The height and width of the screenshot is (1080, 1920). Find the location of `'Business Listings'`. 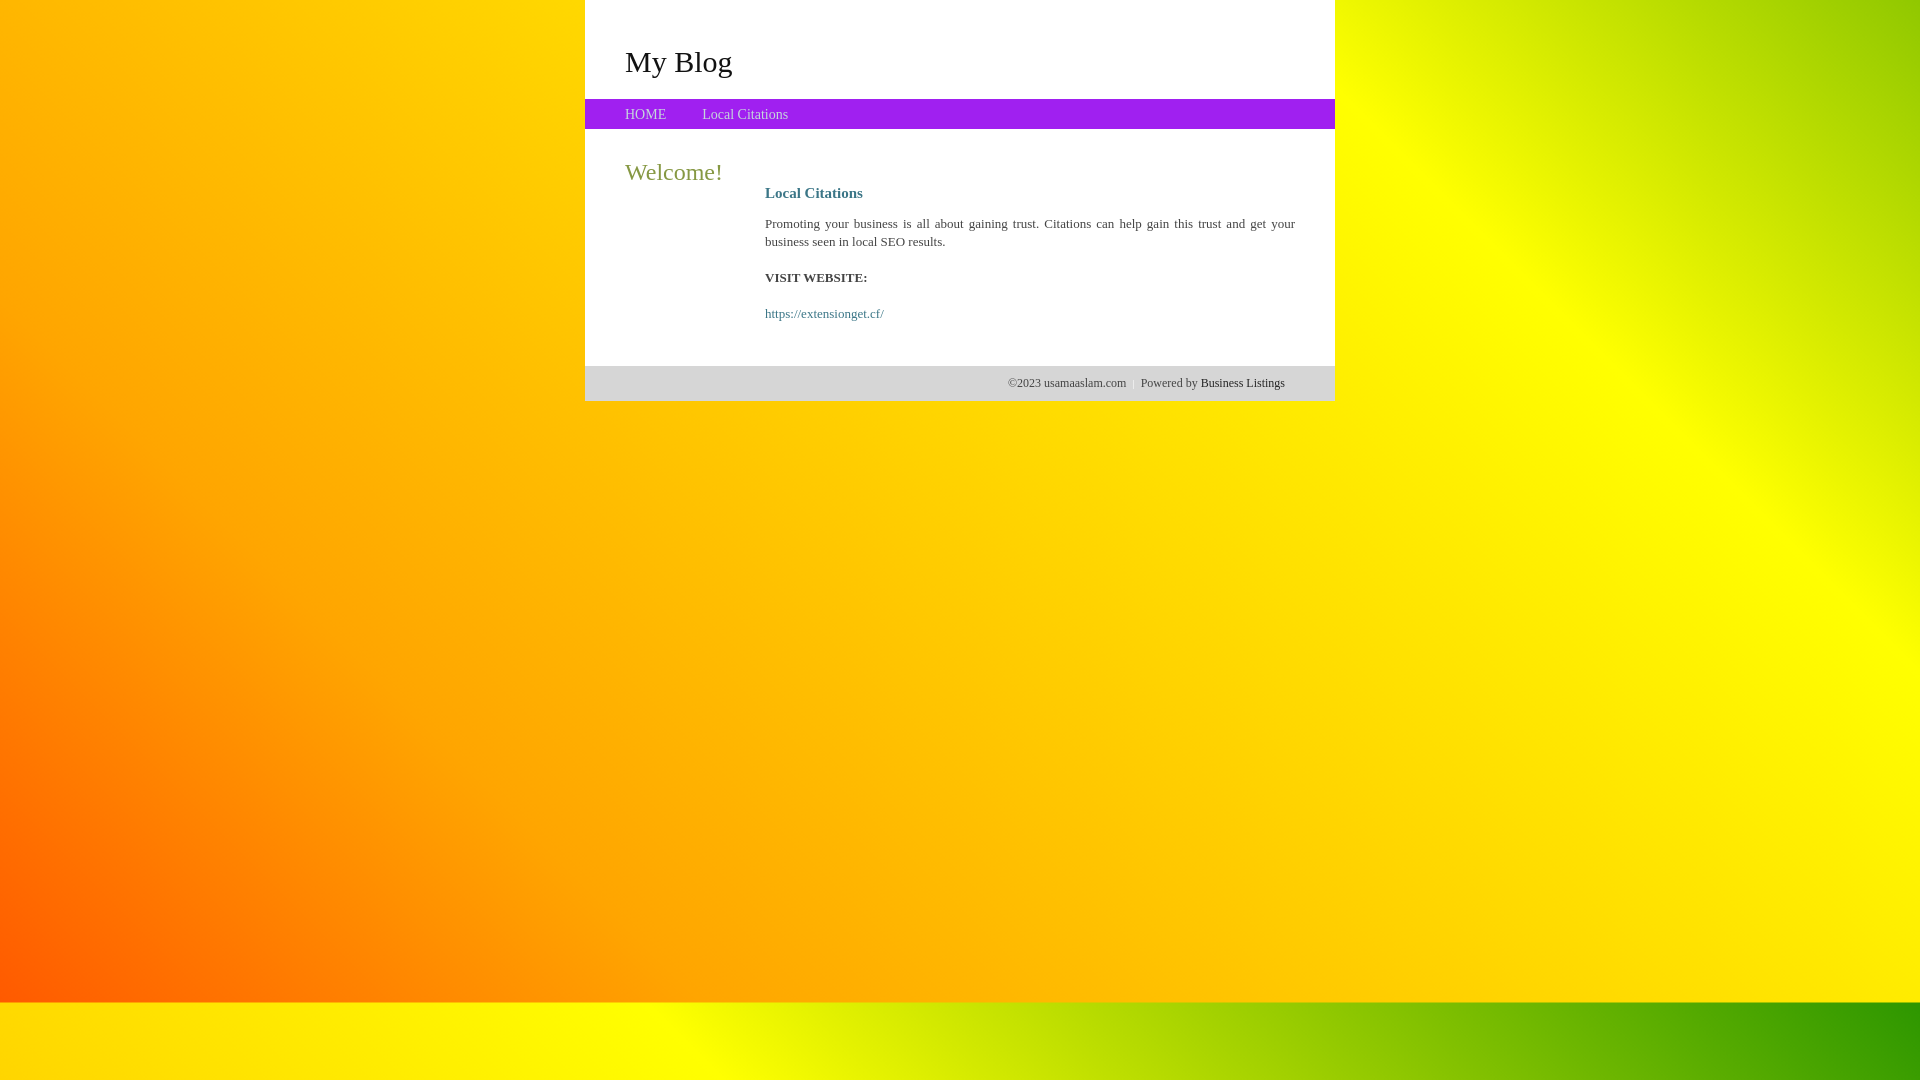

'Business Listings' is located at coordinates (1242, 382).